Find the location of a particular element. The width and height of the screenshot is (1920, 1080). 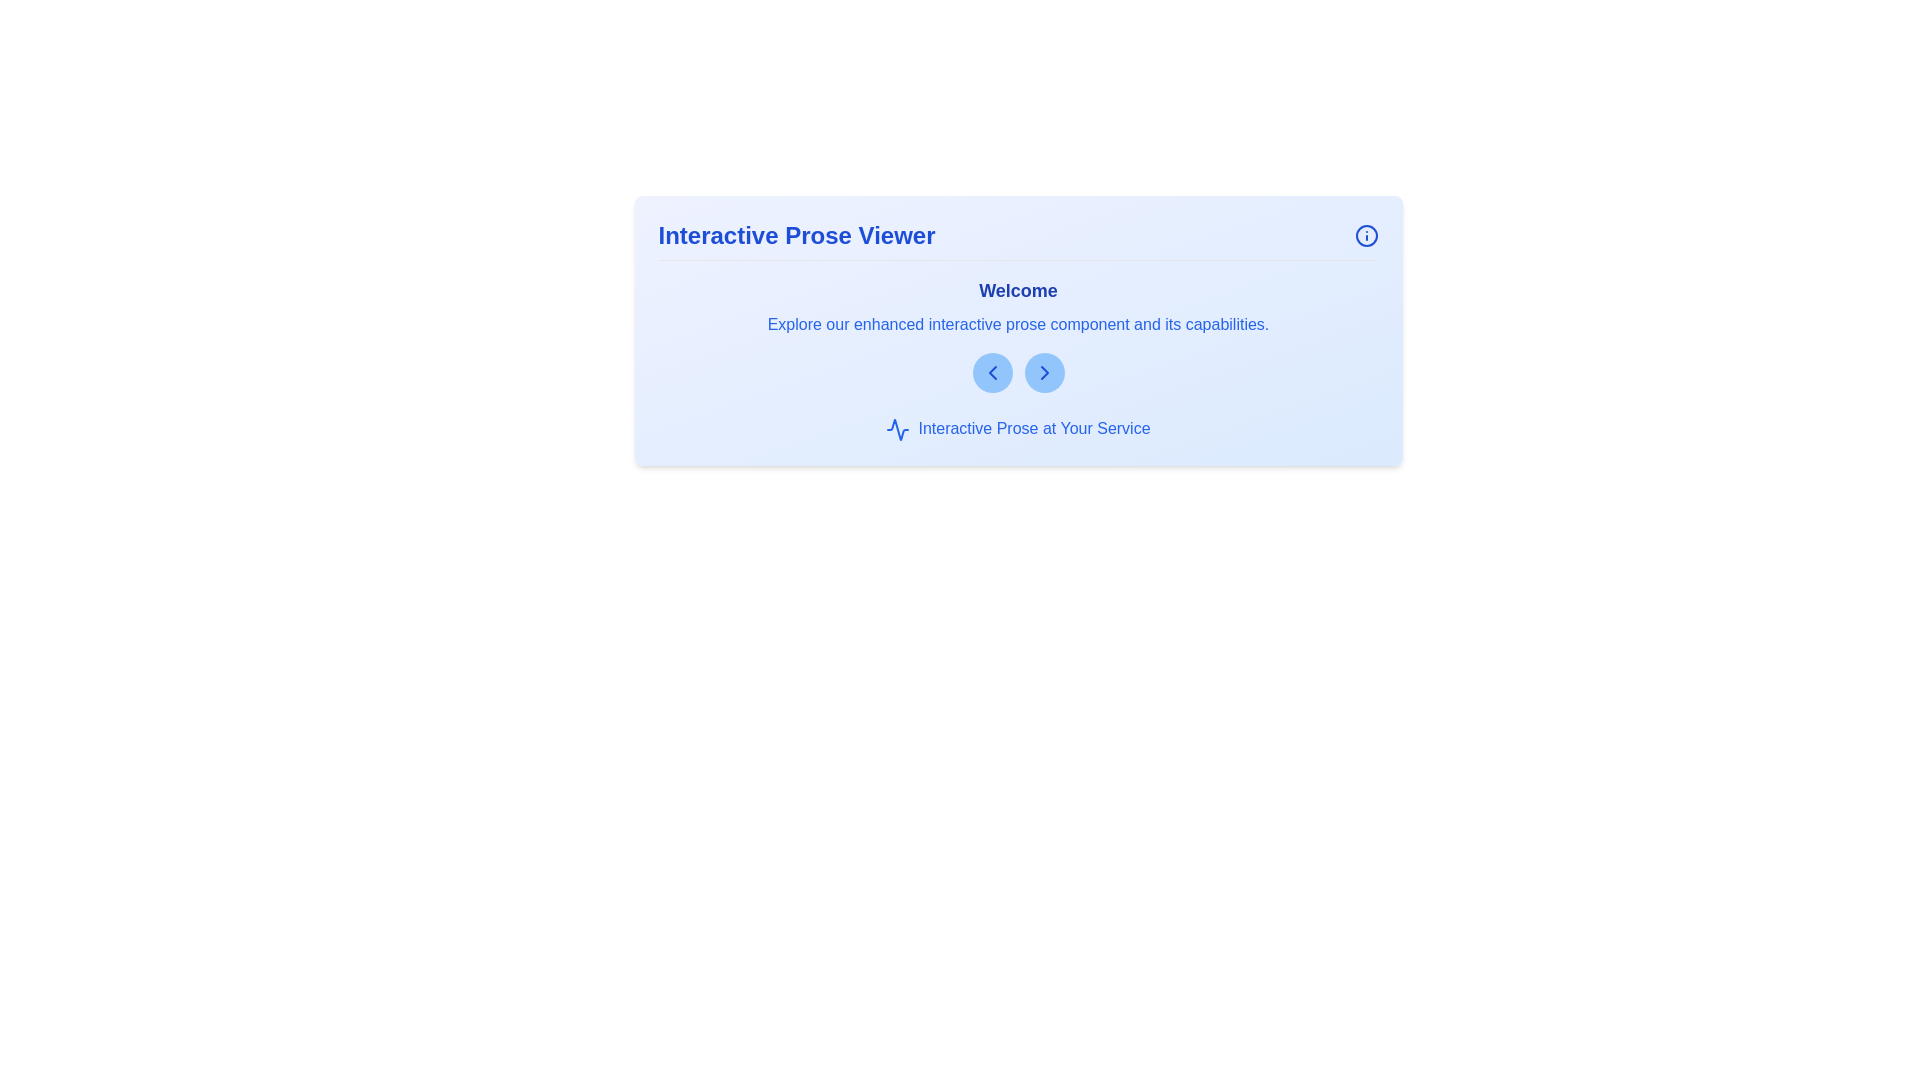

the left-pointing chevron icon button with a blue stroke to trigger its visual response is located at coordinates (992, 373).